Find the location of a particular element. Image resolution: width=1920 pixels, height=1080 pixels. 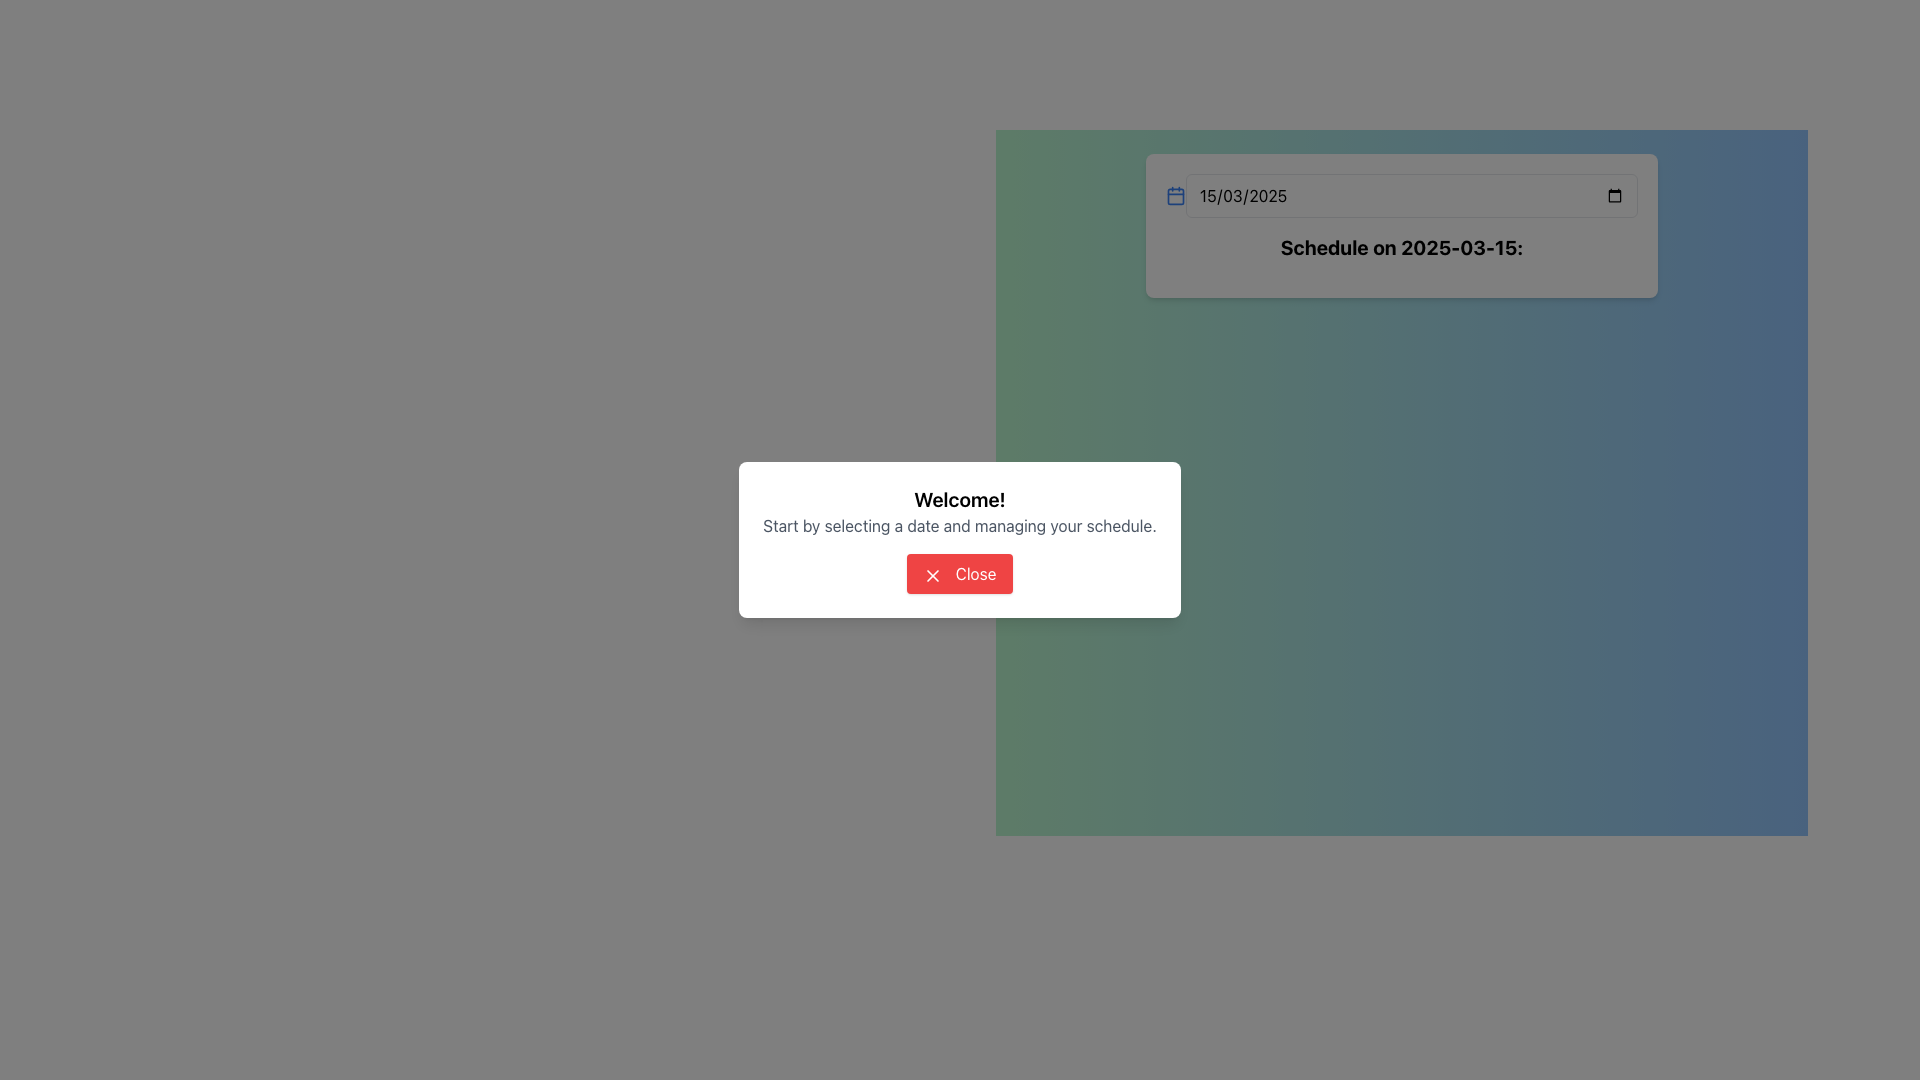

the 'Close' button with a red background and an 'X' icon is located at coordinates (960, 574).